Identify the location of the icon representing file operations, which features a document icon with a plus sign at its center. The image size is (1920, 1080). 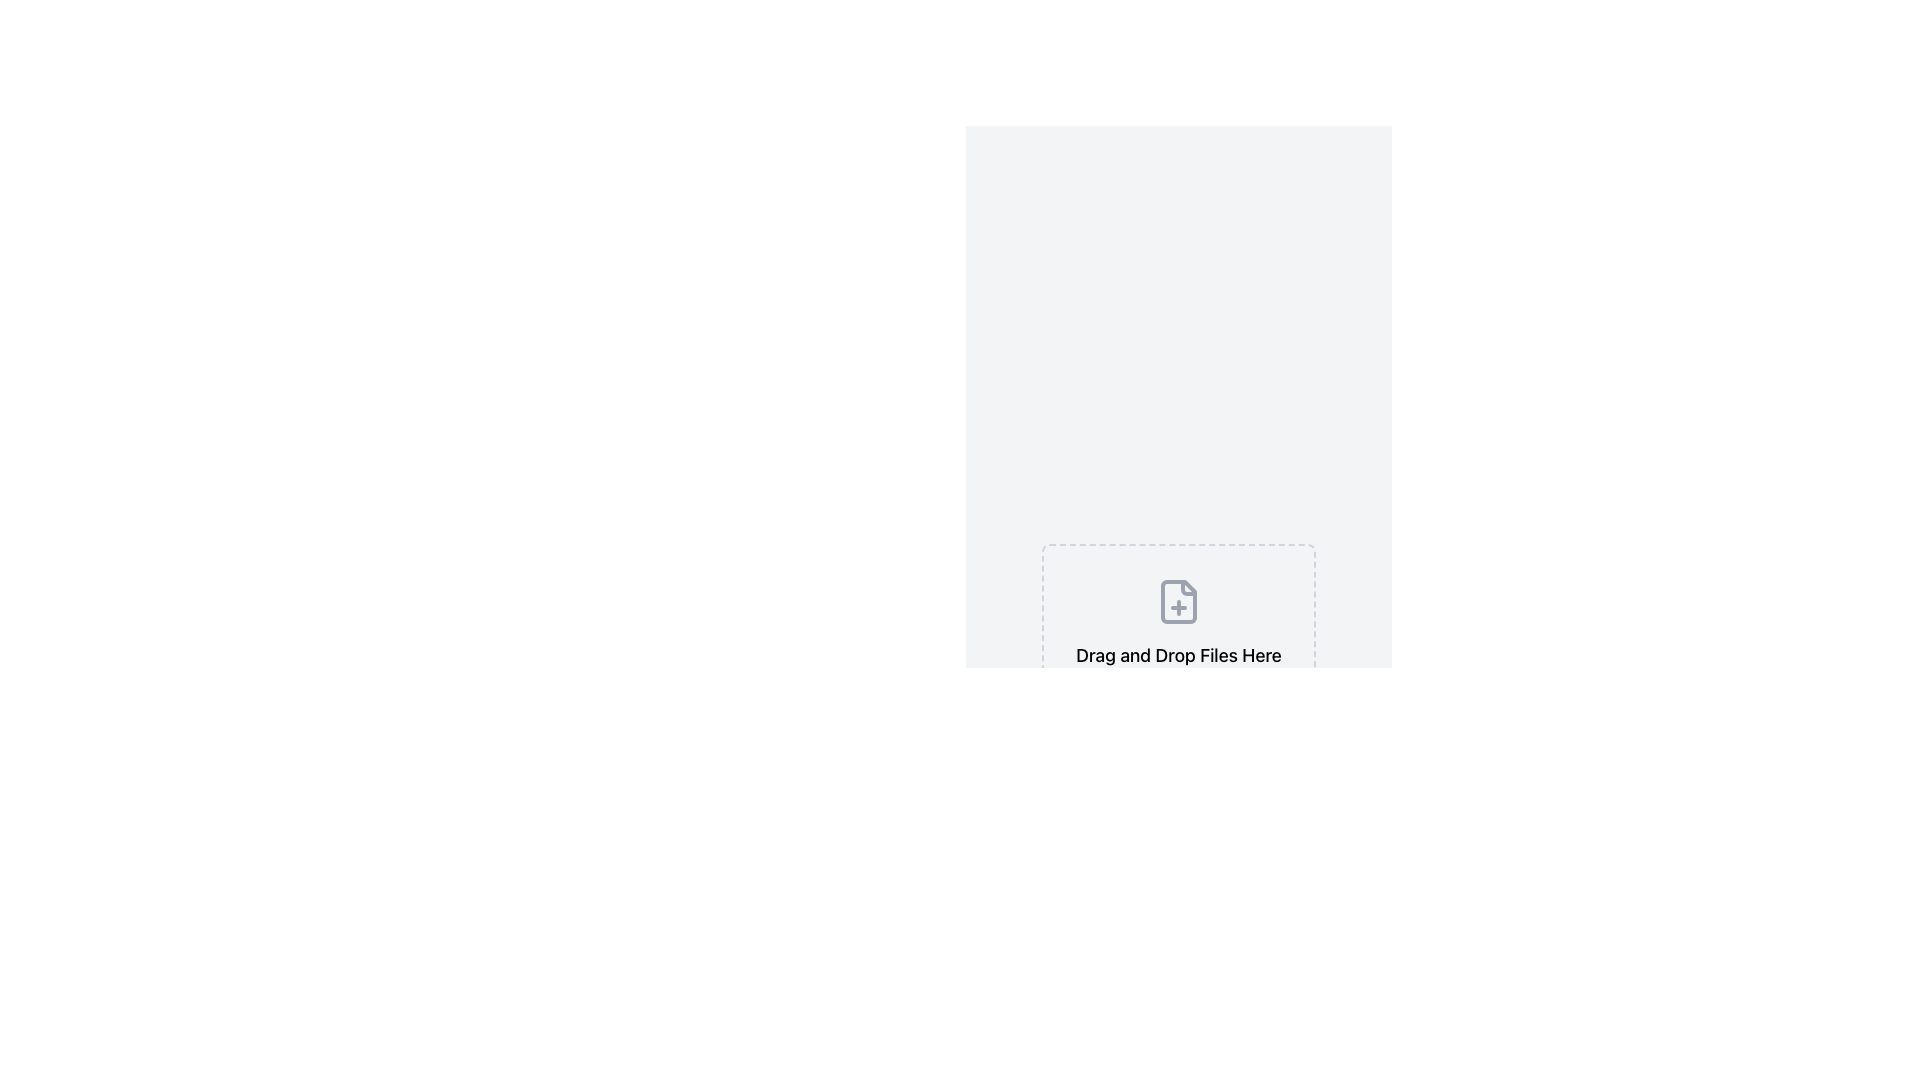
(1179, 600).